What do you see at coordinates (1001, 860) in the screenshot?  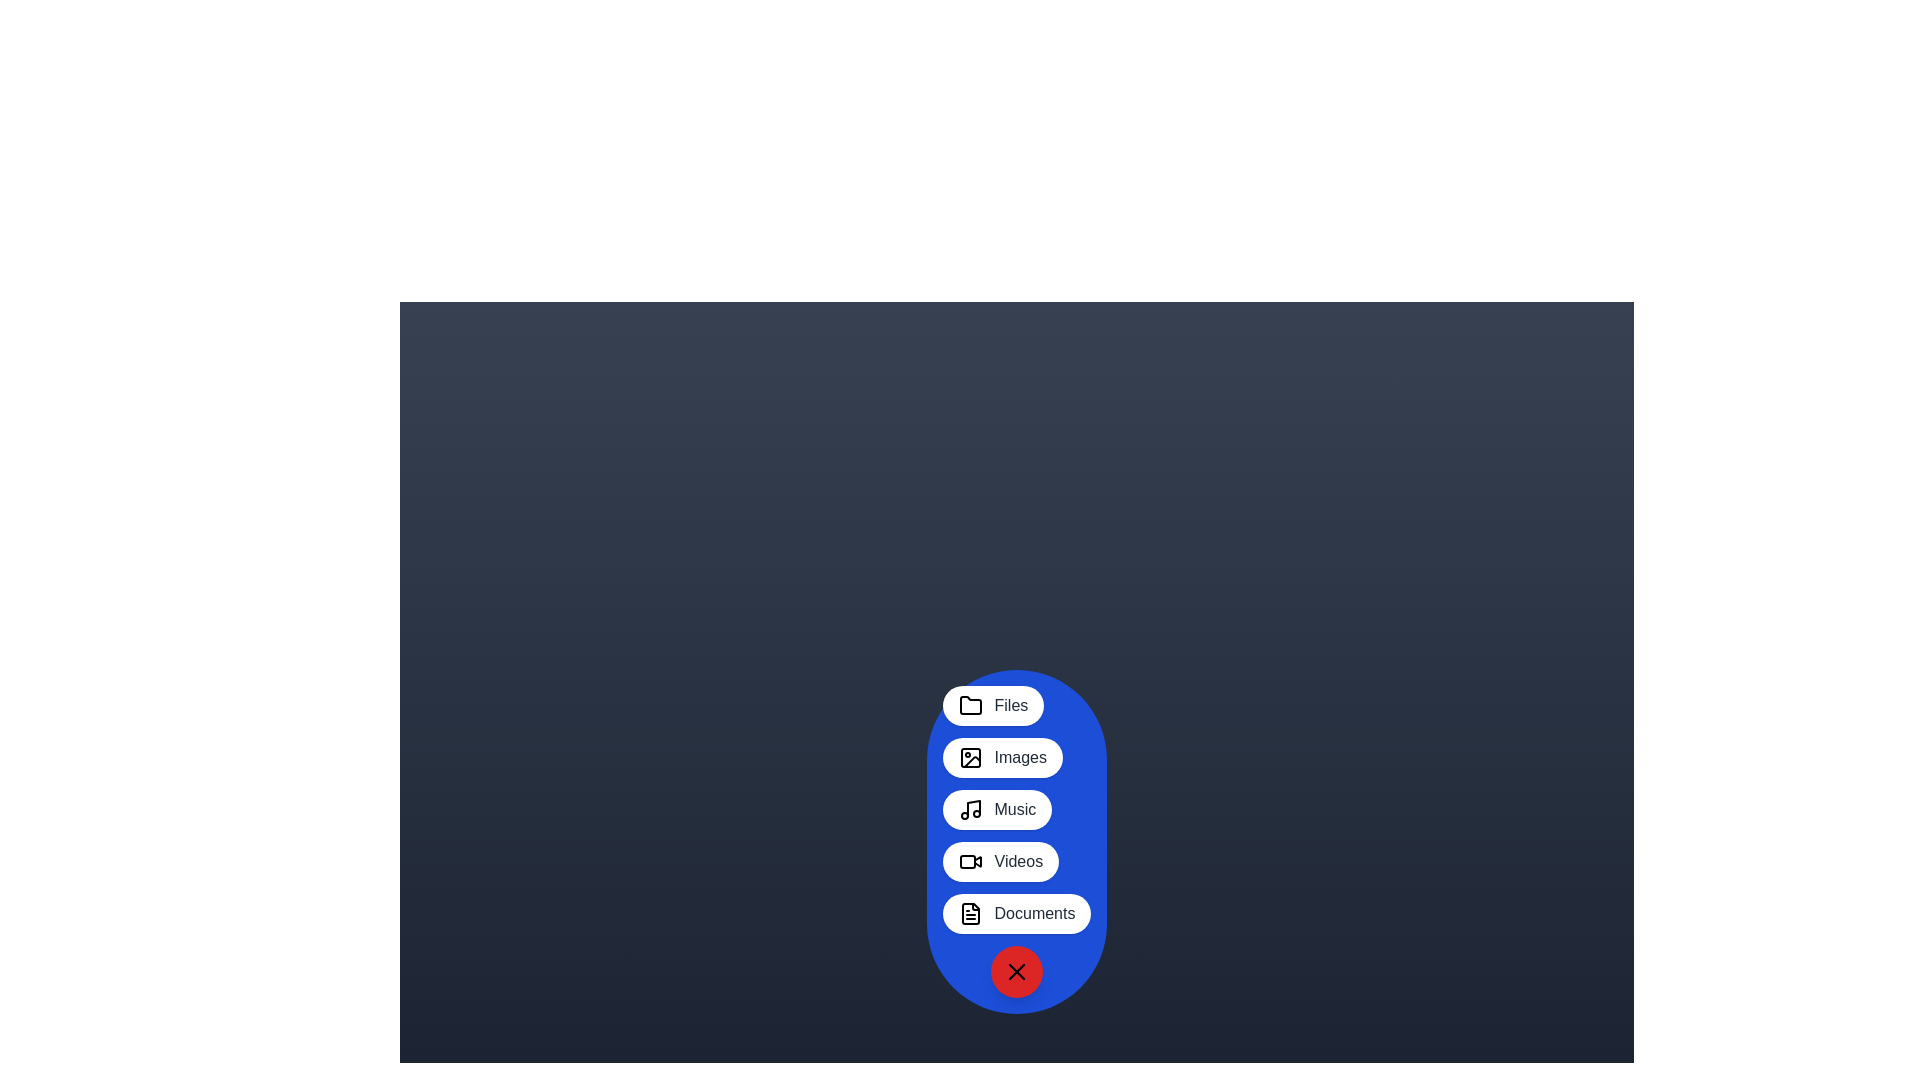 I see `the Videos button in the MultimediaSpeedDial component` at bounding box center [1001, 860].